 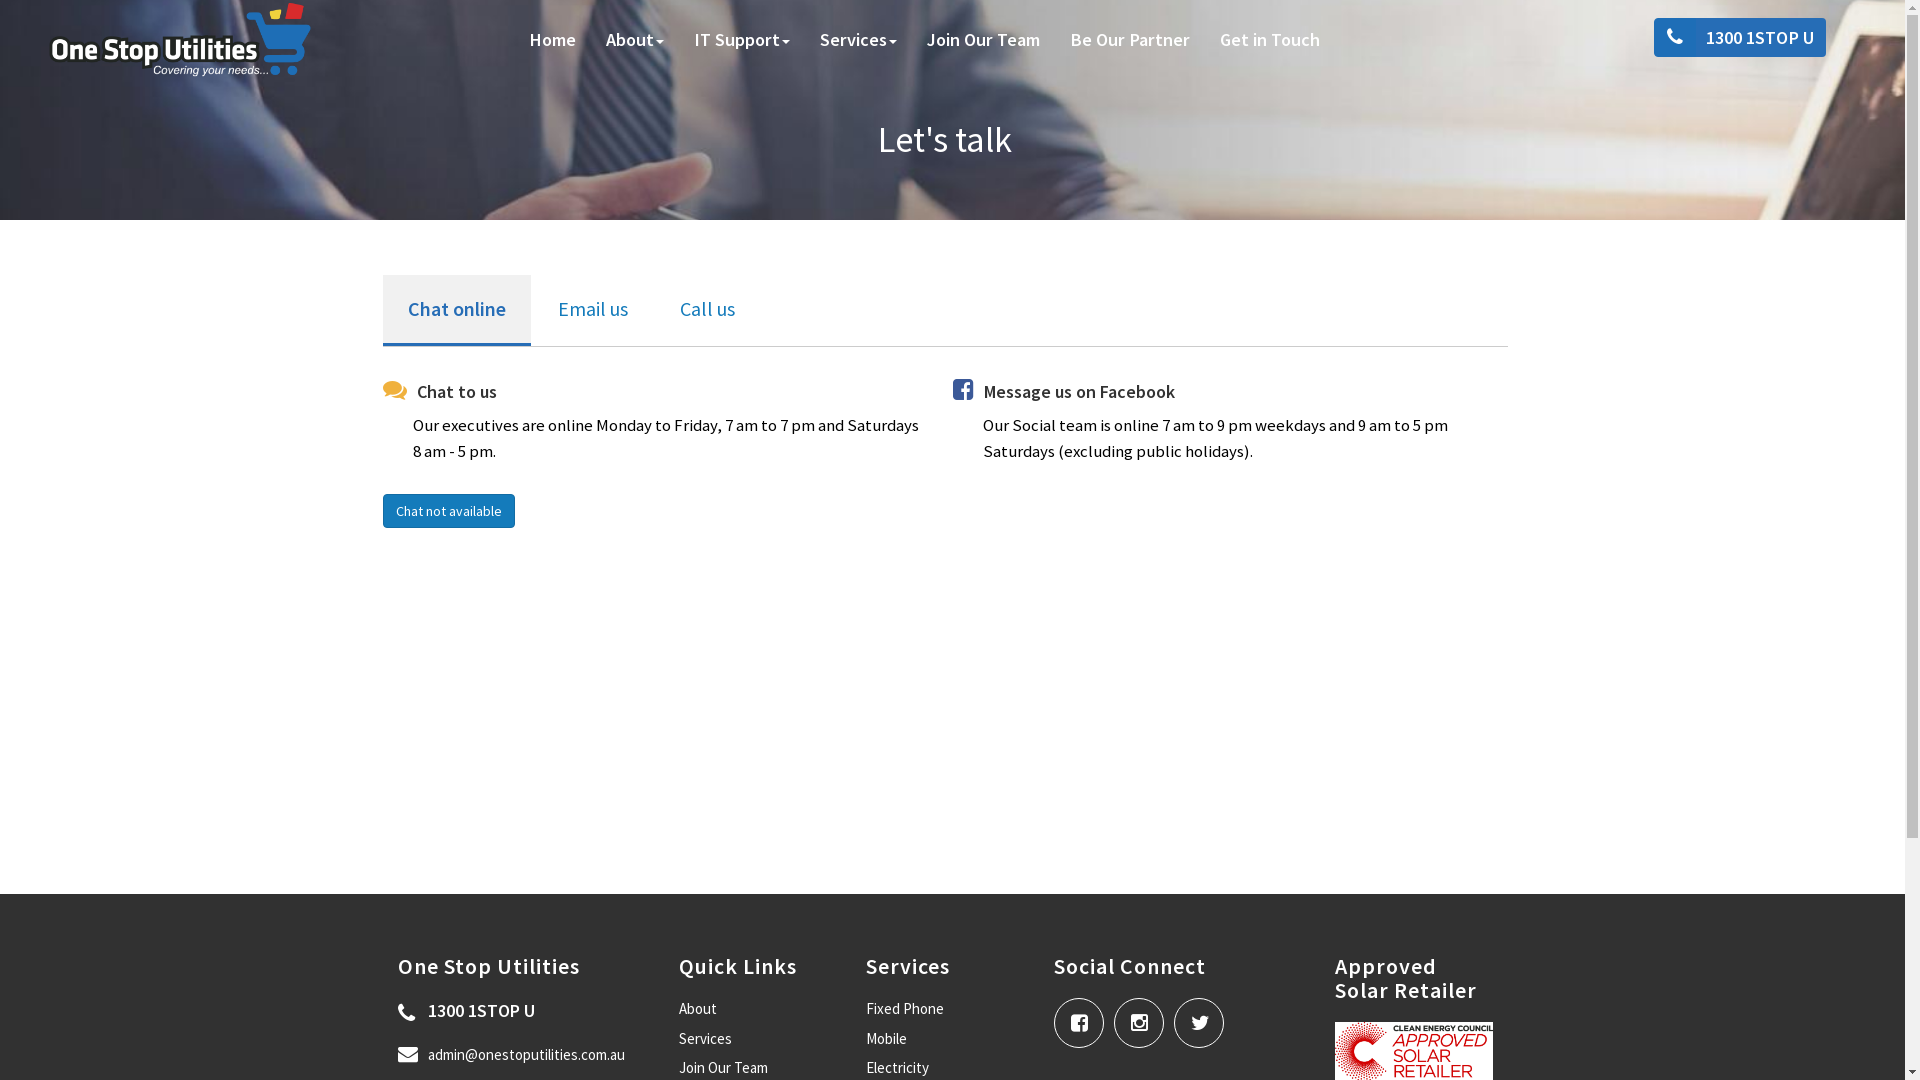 I want to click on 'Electricity', so click(x=865, y=1066).